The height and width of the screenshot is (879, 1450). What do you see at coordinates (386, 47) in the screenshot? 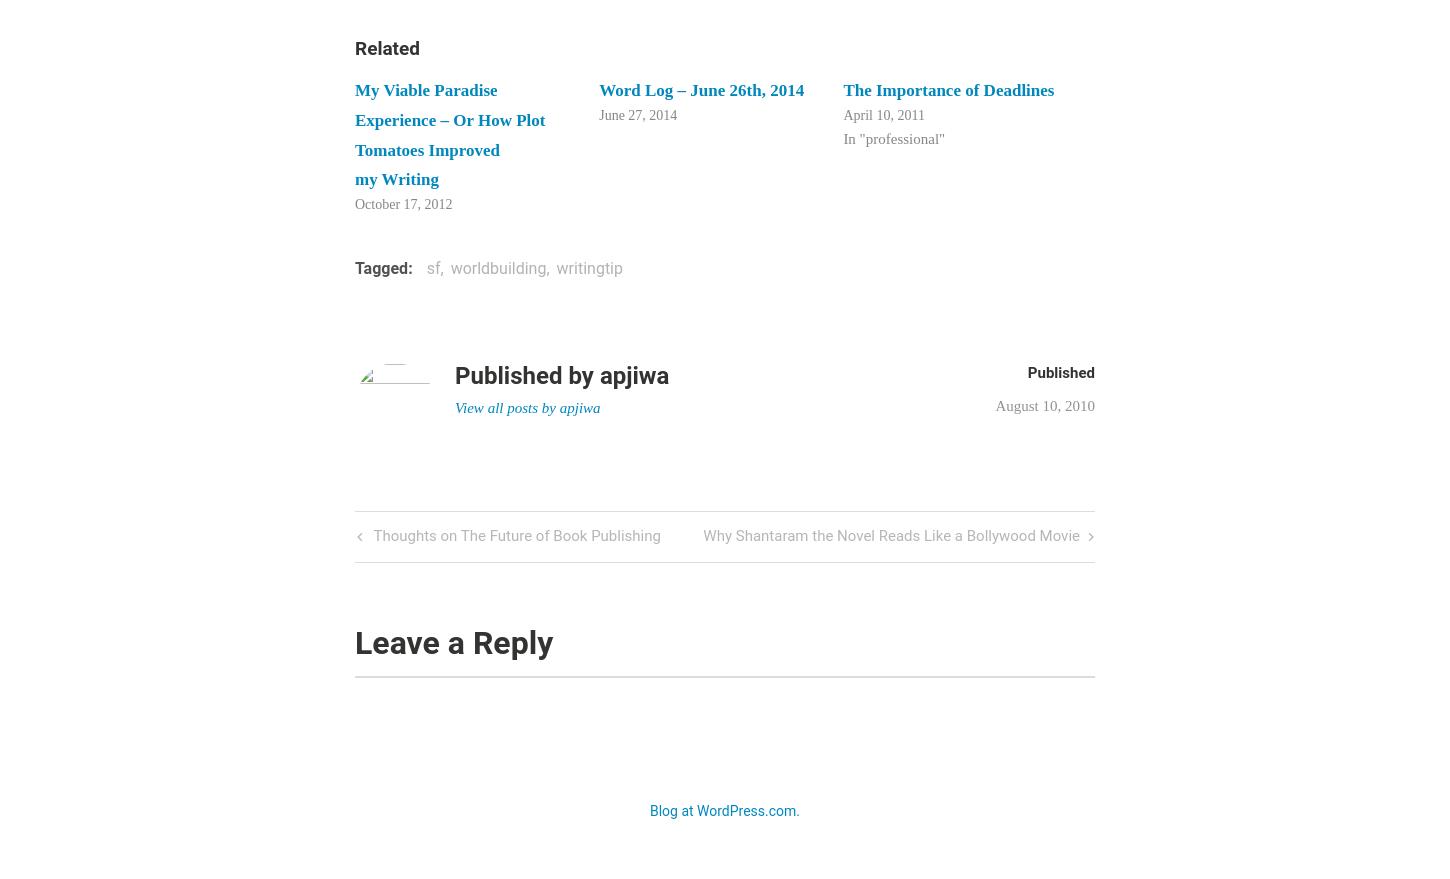
I see `'Related'` at bounding box center [386, 47].